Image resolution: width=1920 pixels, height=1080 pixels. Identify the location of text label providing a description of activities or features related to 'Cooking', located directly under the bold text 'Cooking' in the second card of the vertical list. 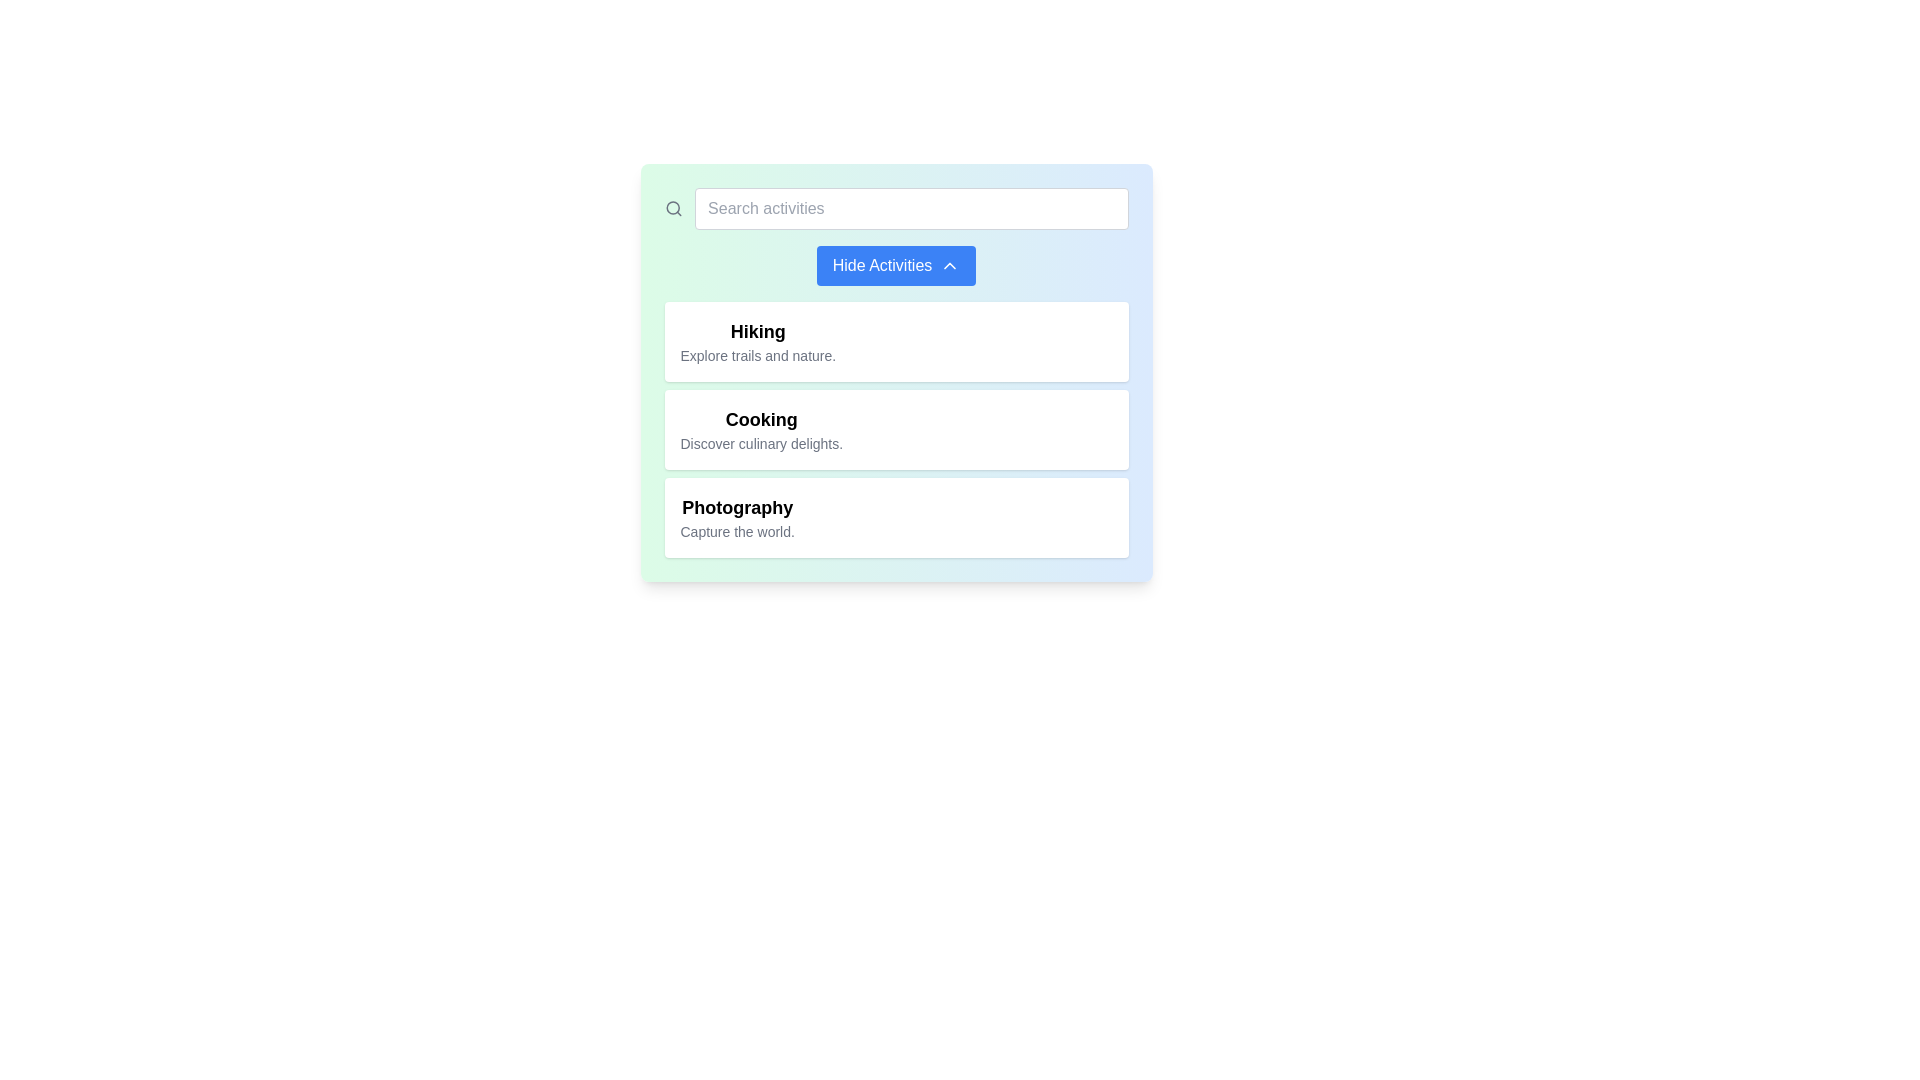
(760, 442).